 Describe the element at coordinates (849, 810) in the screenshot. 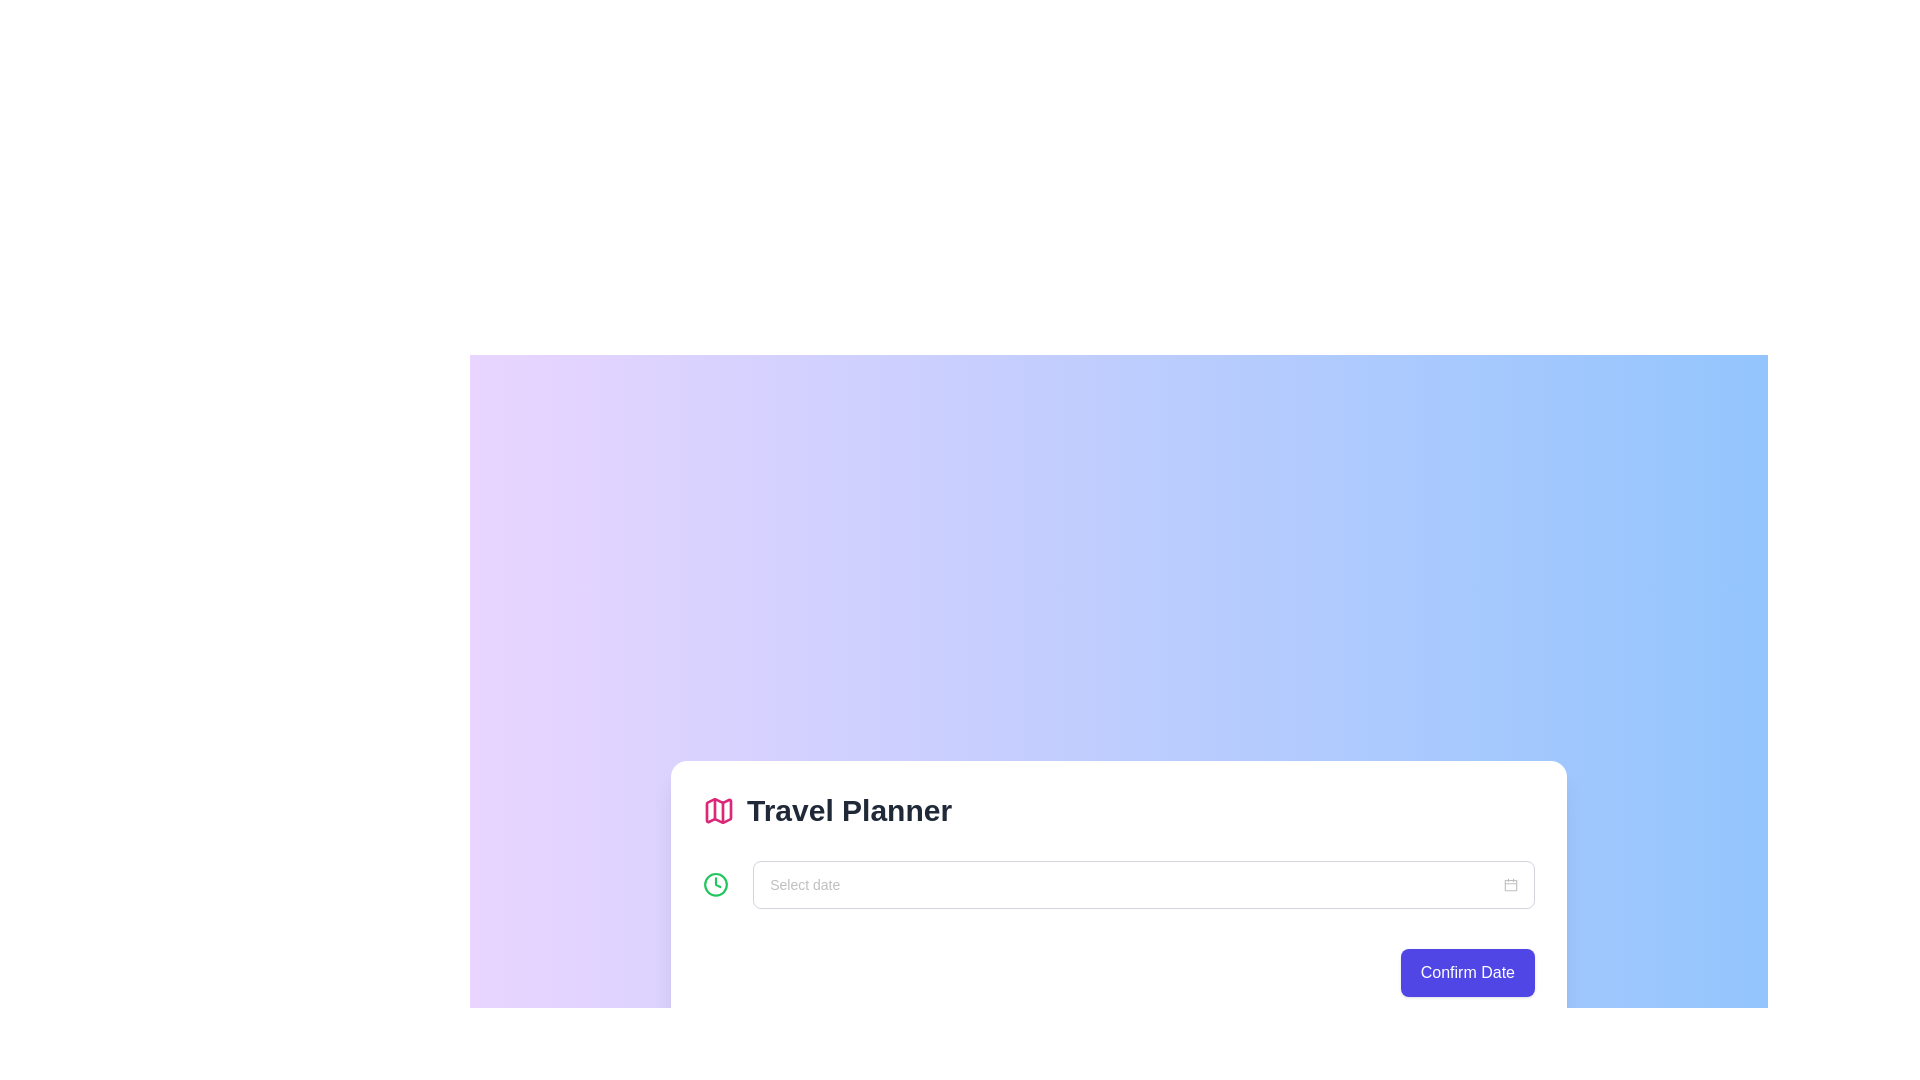

I see `the Text Label that serves as a header for the travel planning section, located above the date selection field and to the right of a pink map icon` at that location.